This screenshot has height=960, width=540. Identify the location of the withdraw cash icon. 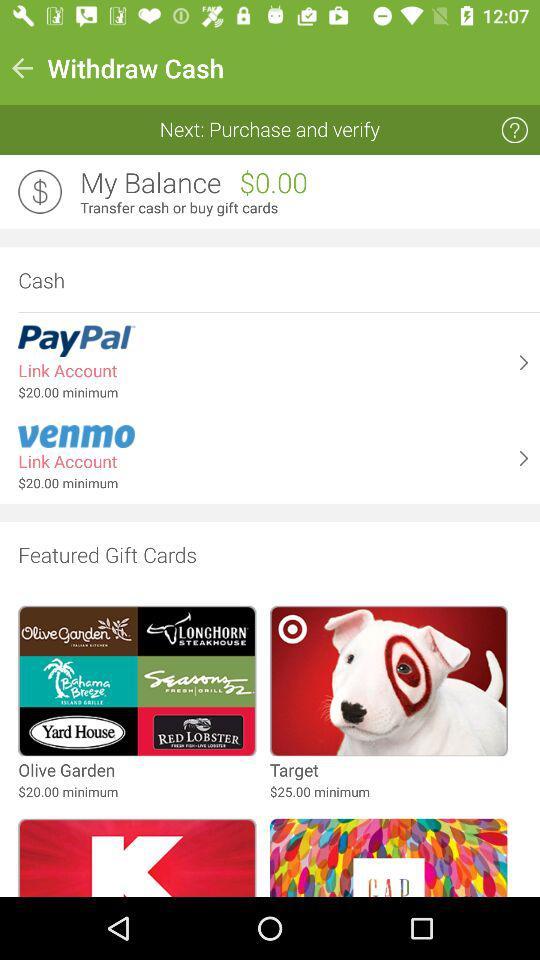
(135, 68).